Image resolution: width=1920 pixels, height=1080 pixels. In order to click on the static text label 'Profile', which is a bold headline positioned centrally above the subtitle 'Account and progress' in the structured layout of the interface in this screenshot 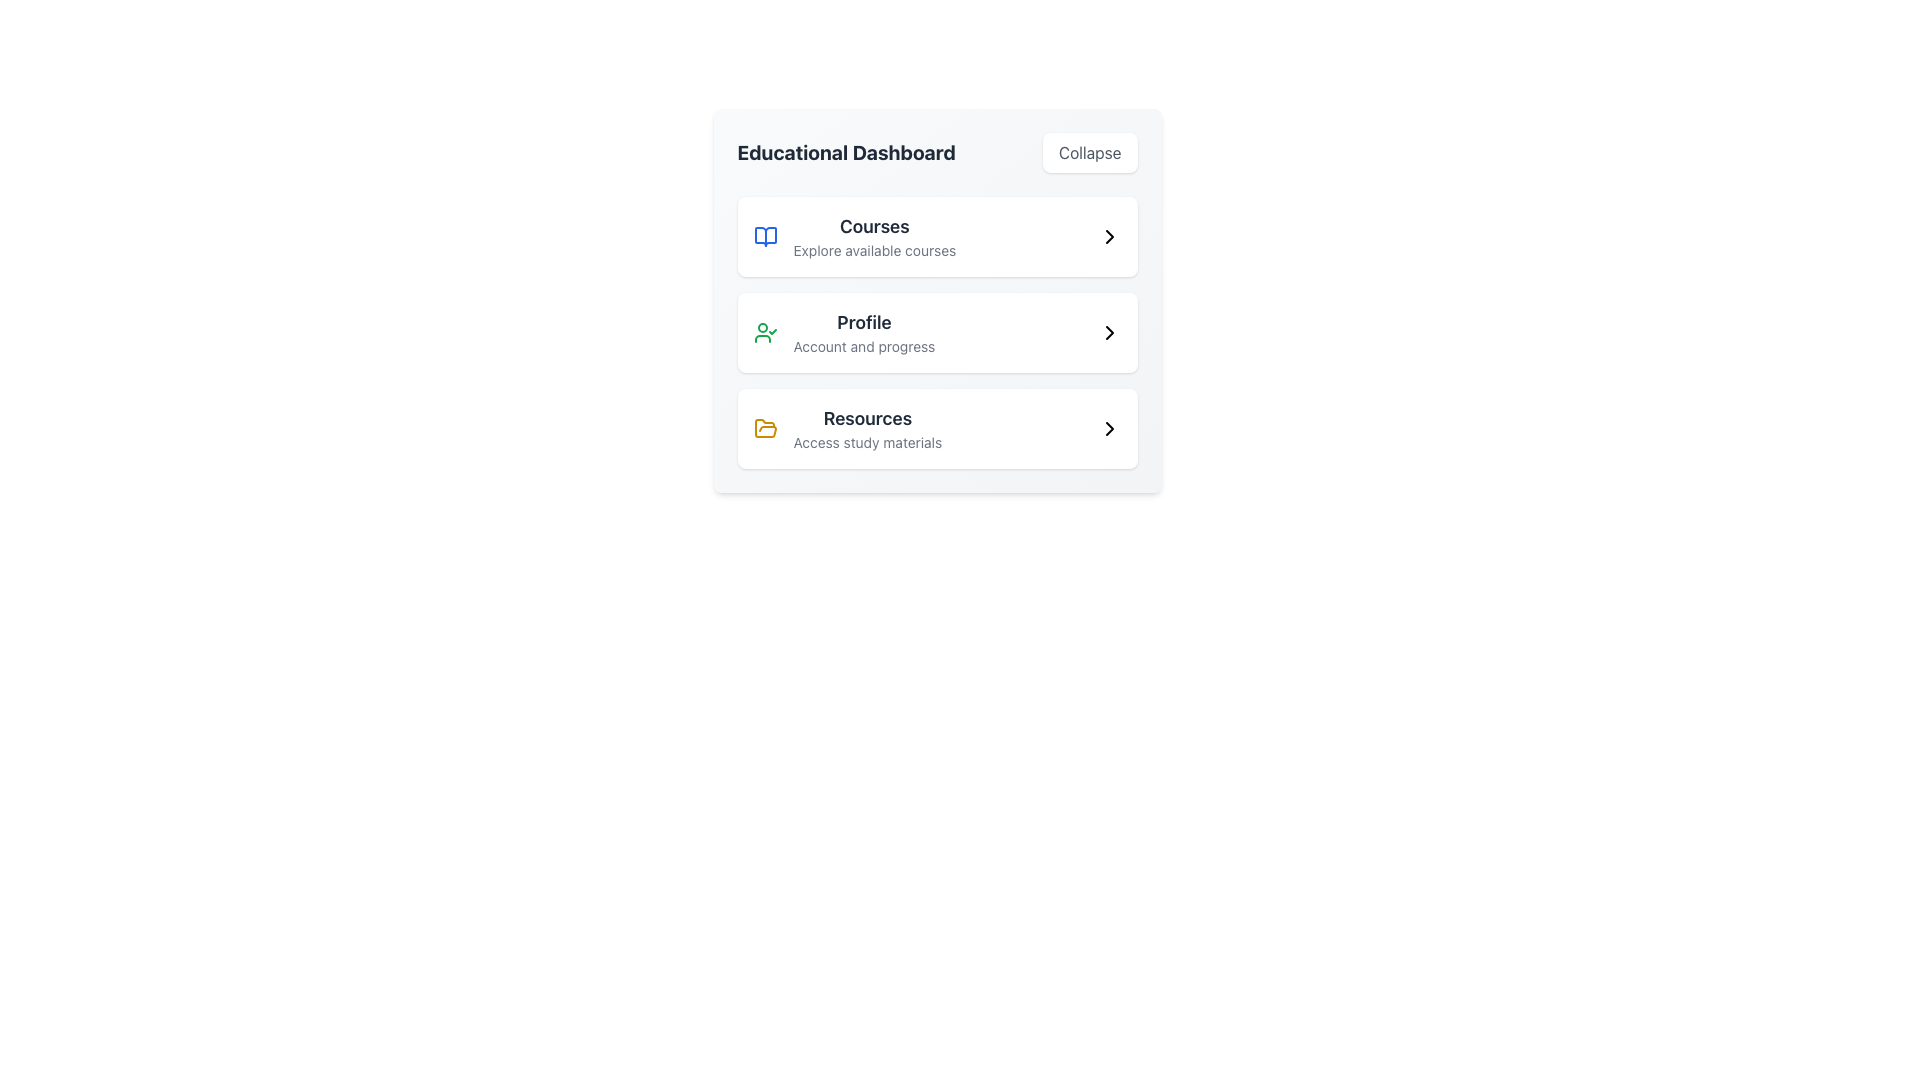, I will do `click(864, 322)`.